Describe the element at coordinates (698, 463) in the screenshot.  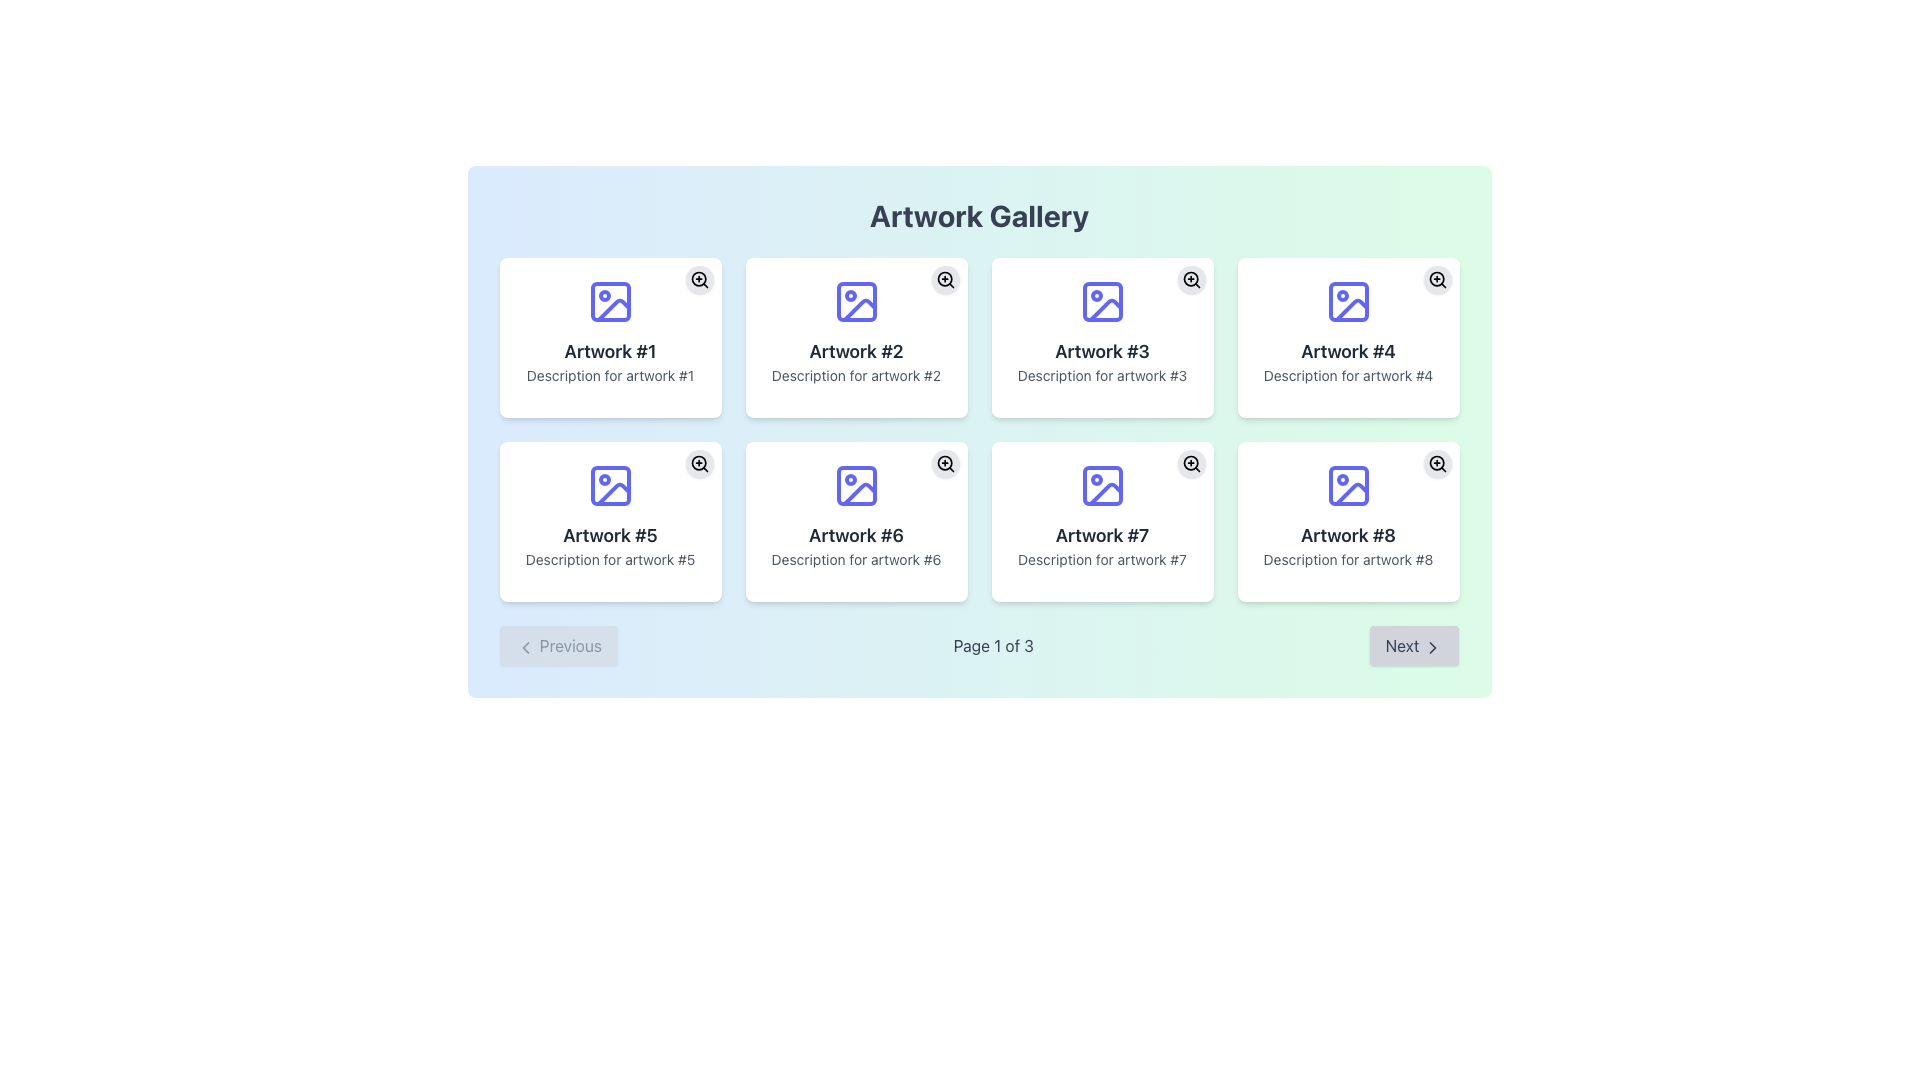
I see `the main circular part of the magnifying glass icon located at the top-right corner of the card labeled 'Artwork #5' to suggest magnification functionality` at that location.